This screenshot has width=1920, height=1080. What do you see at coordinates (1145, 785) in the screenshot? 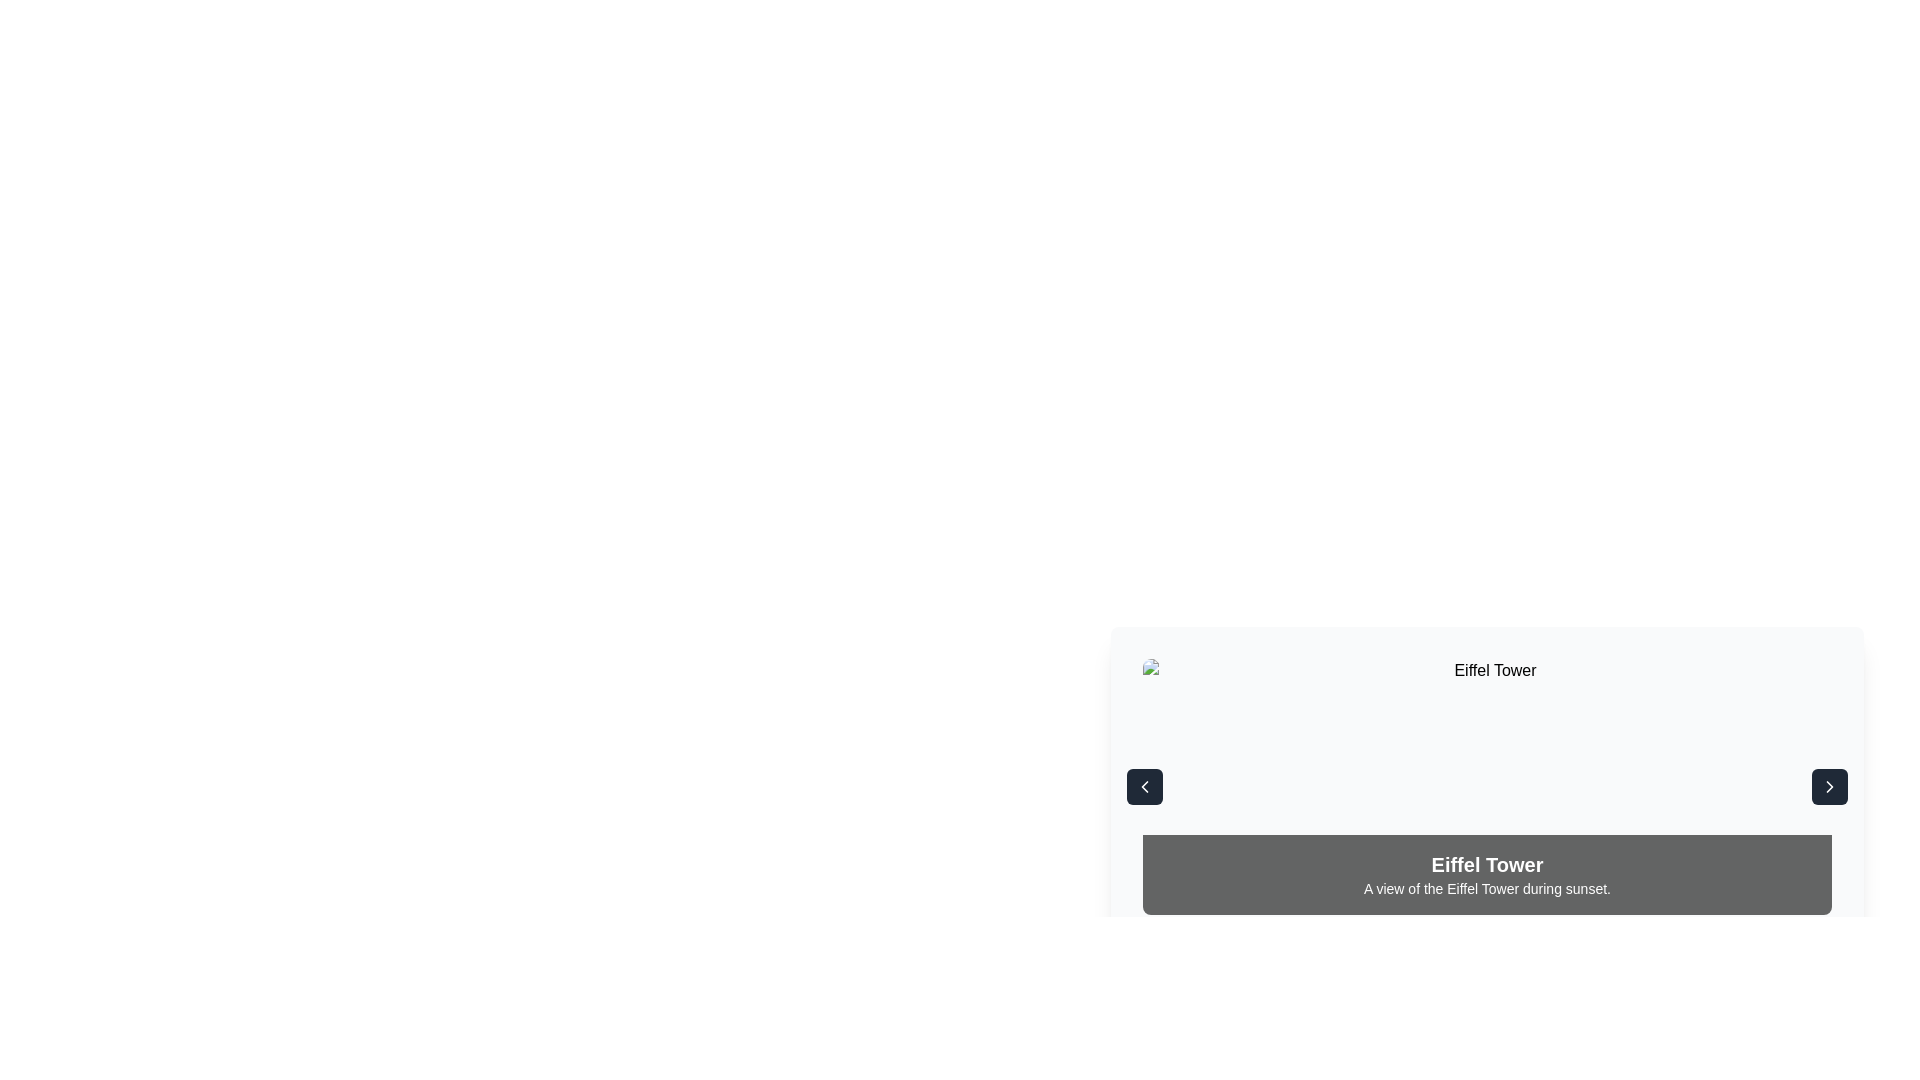
I see `the chevron-shaped icon pointing to the left, located within a small dark button in the top-left sector of the interface` at bounding box center [1145, 785].